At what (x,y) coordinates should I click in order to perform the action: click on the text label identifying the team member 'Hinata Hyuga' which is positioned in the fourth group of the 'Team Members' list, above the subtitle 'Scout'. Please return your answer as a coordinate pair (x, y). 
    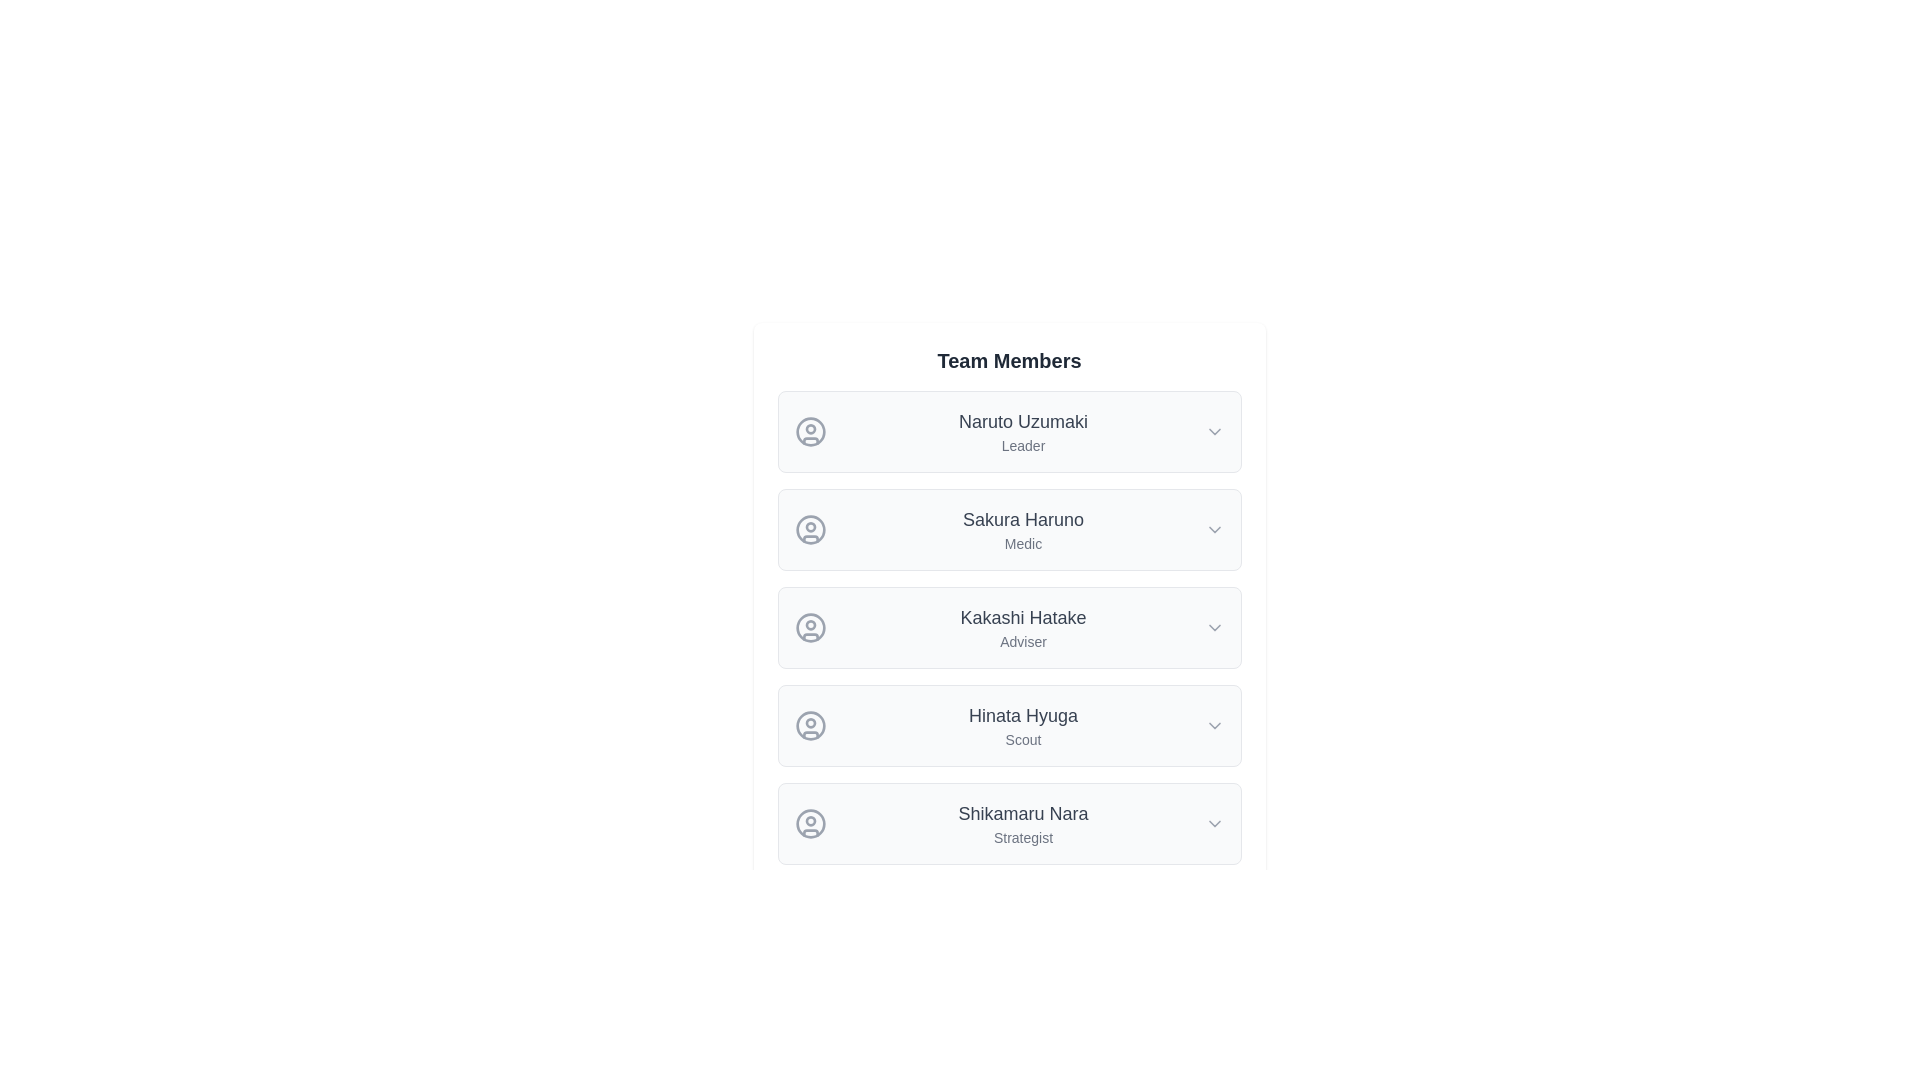
    Looking at the image, I should click on (1023, 715).